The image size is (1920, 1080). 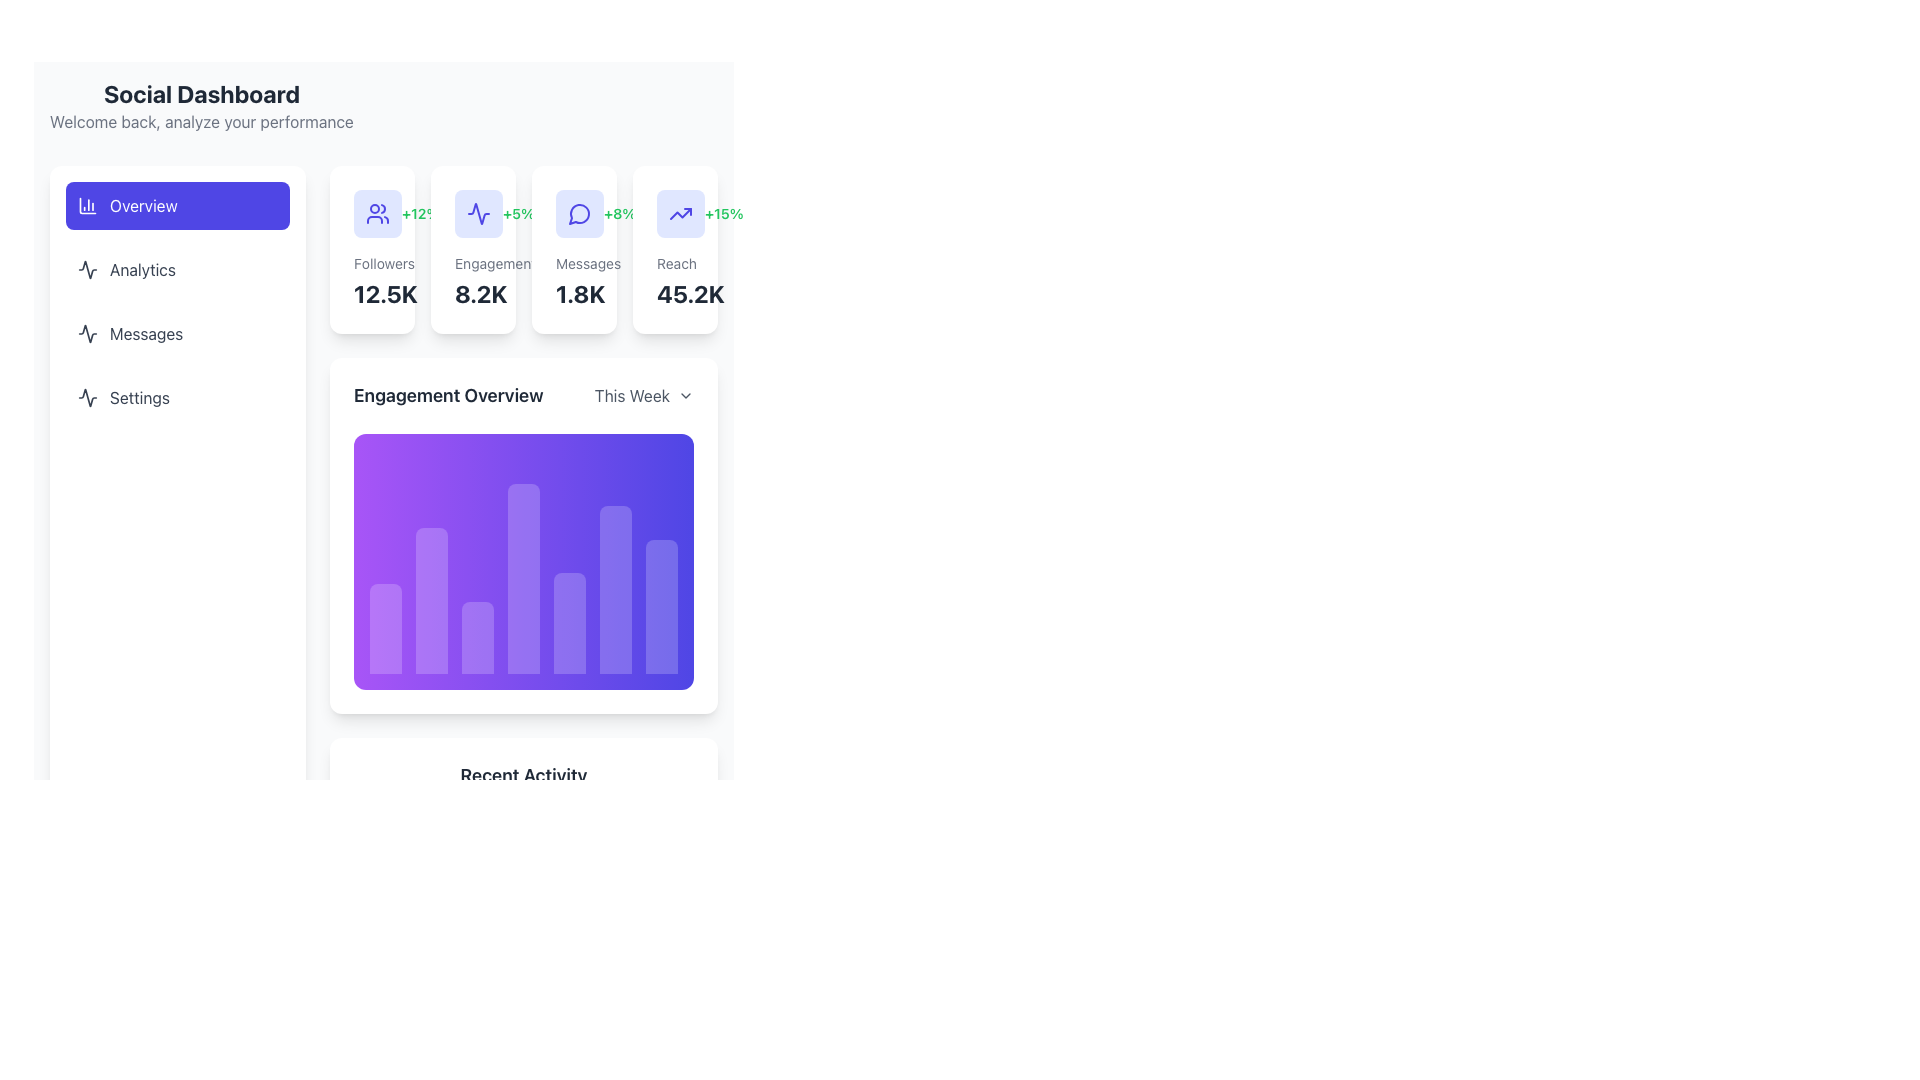 What do you see at coordinates (518, 213) in the screenshot?
I see `the Statistical Display Text located in the second card of the dashboard, which displays a percentage change or increment value adjacent to a line chart icon` at bounding box center [518, 213].